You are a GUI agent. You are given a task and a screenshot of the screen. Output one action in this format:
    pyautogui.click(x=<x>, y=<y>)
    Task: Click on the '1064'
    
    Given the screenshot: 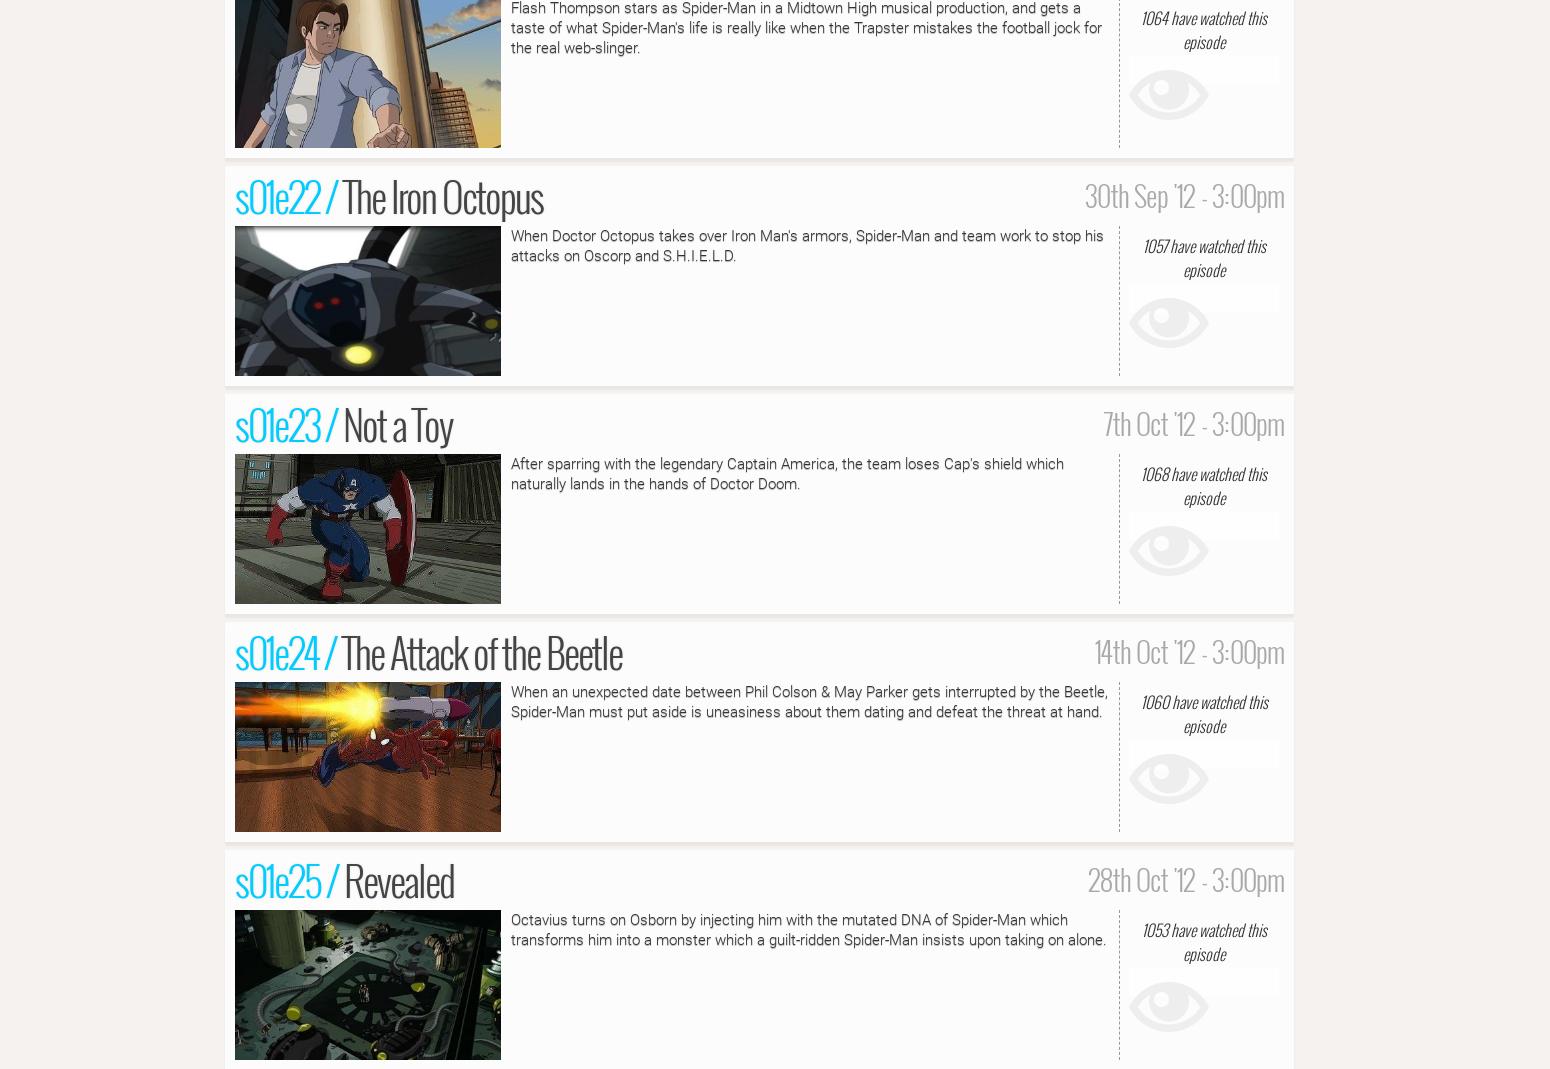 What is the action you would take?
    pyautogui.click(x=1139, y=15)
    